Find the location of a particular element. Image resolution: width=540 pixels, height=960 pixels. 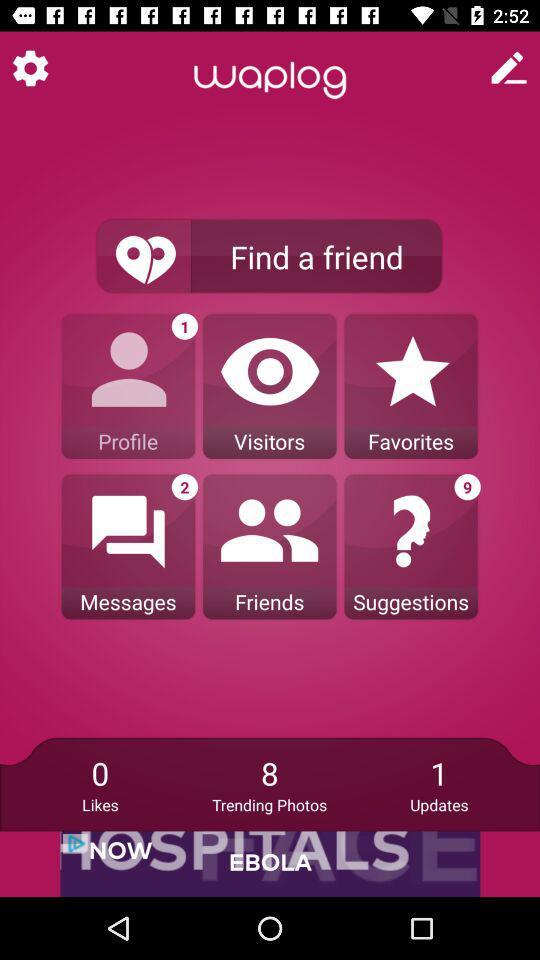

switch to app setting is located at coordinates (29, 68).